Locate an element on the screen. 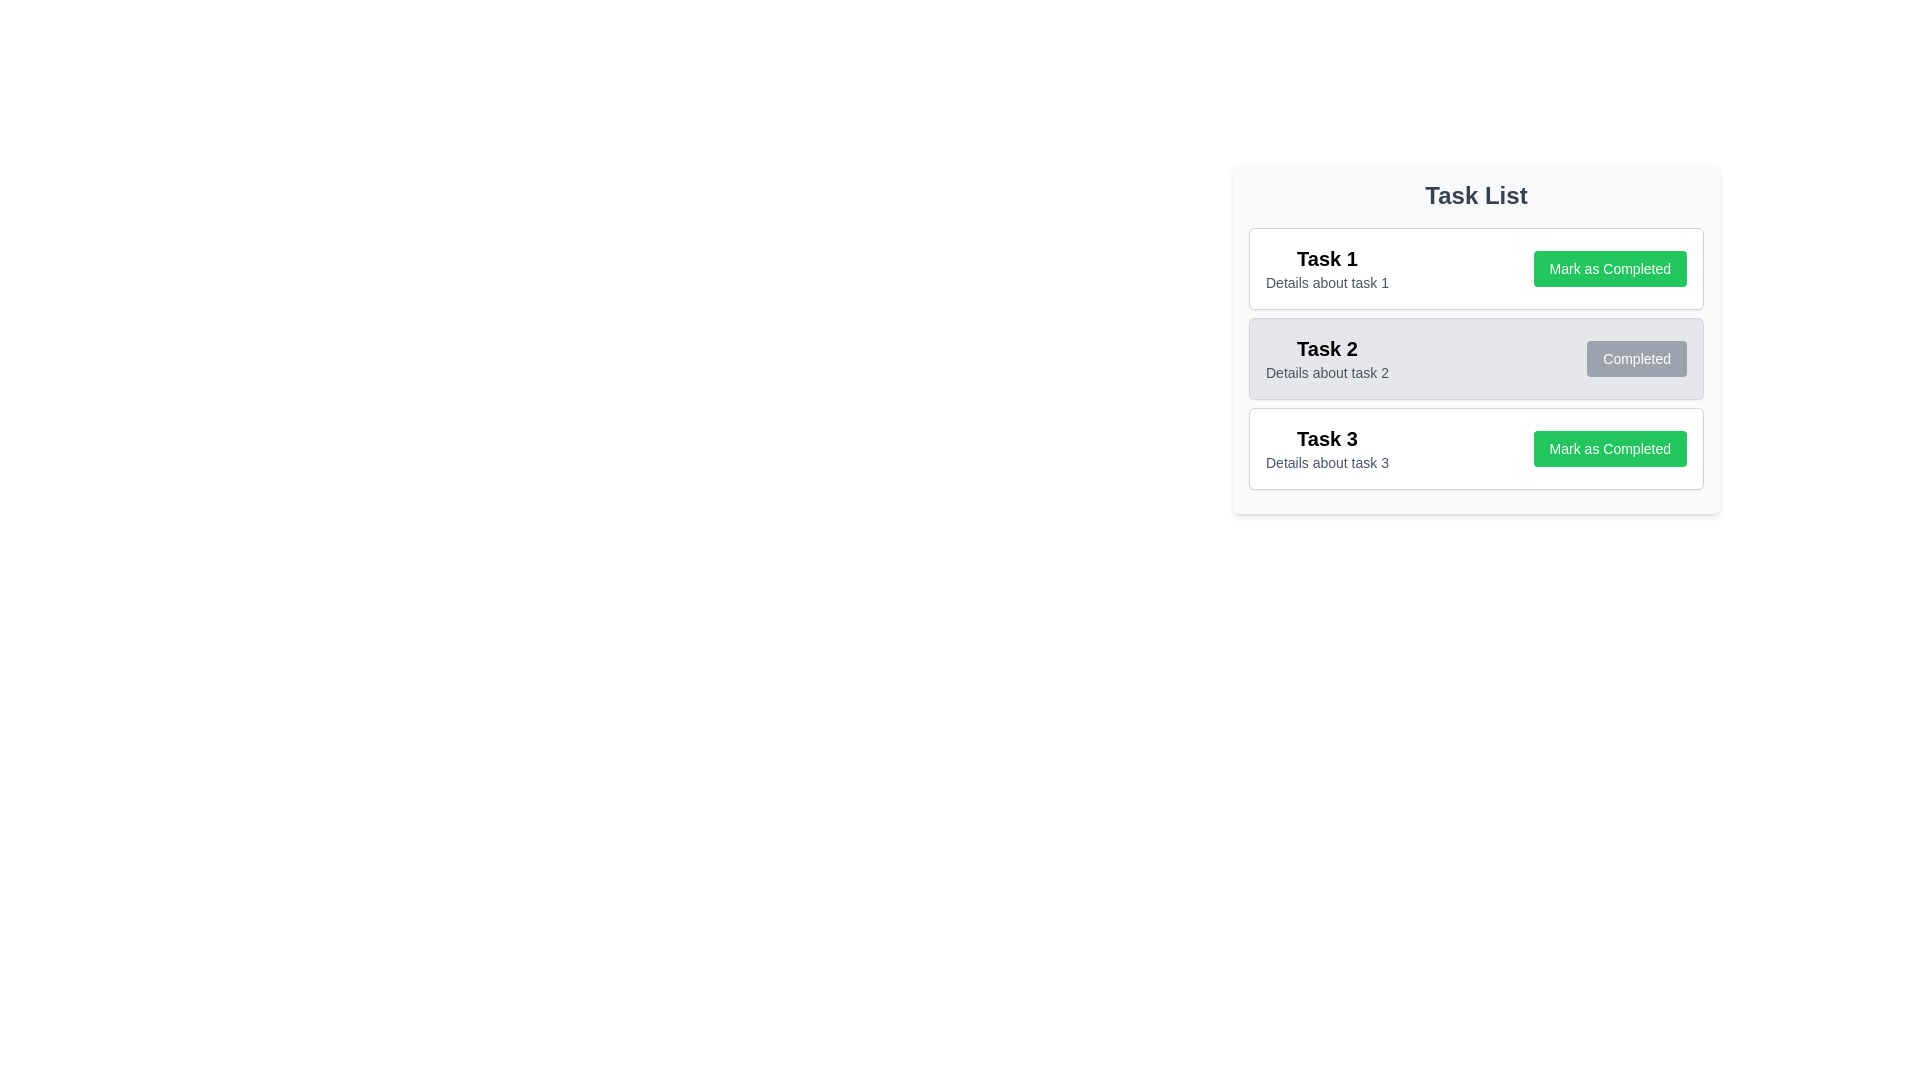 The width and height of the screenshot is (1920, 1080). the Text element that serves as a header for the second task in the task list, located in the second row of the vertical list and aligned to the left side is located at coordinates (1326, 347).